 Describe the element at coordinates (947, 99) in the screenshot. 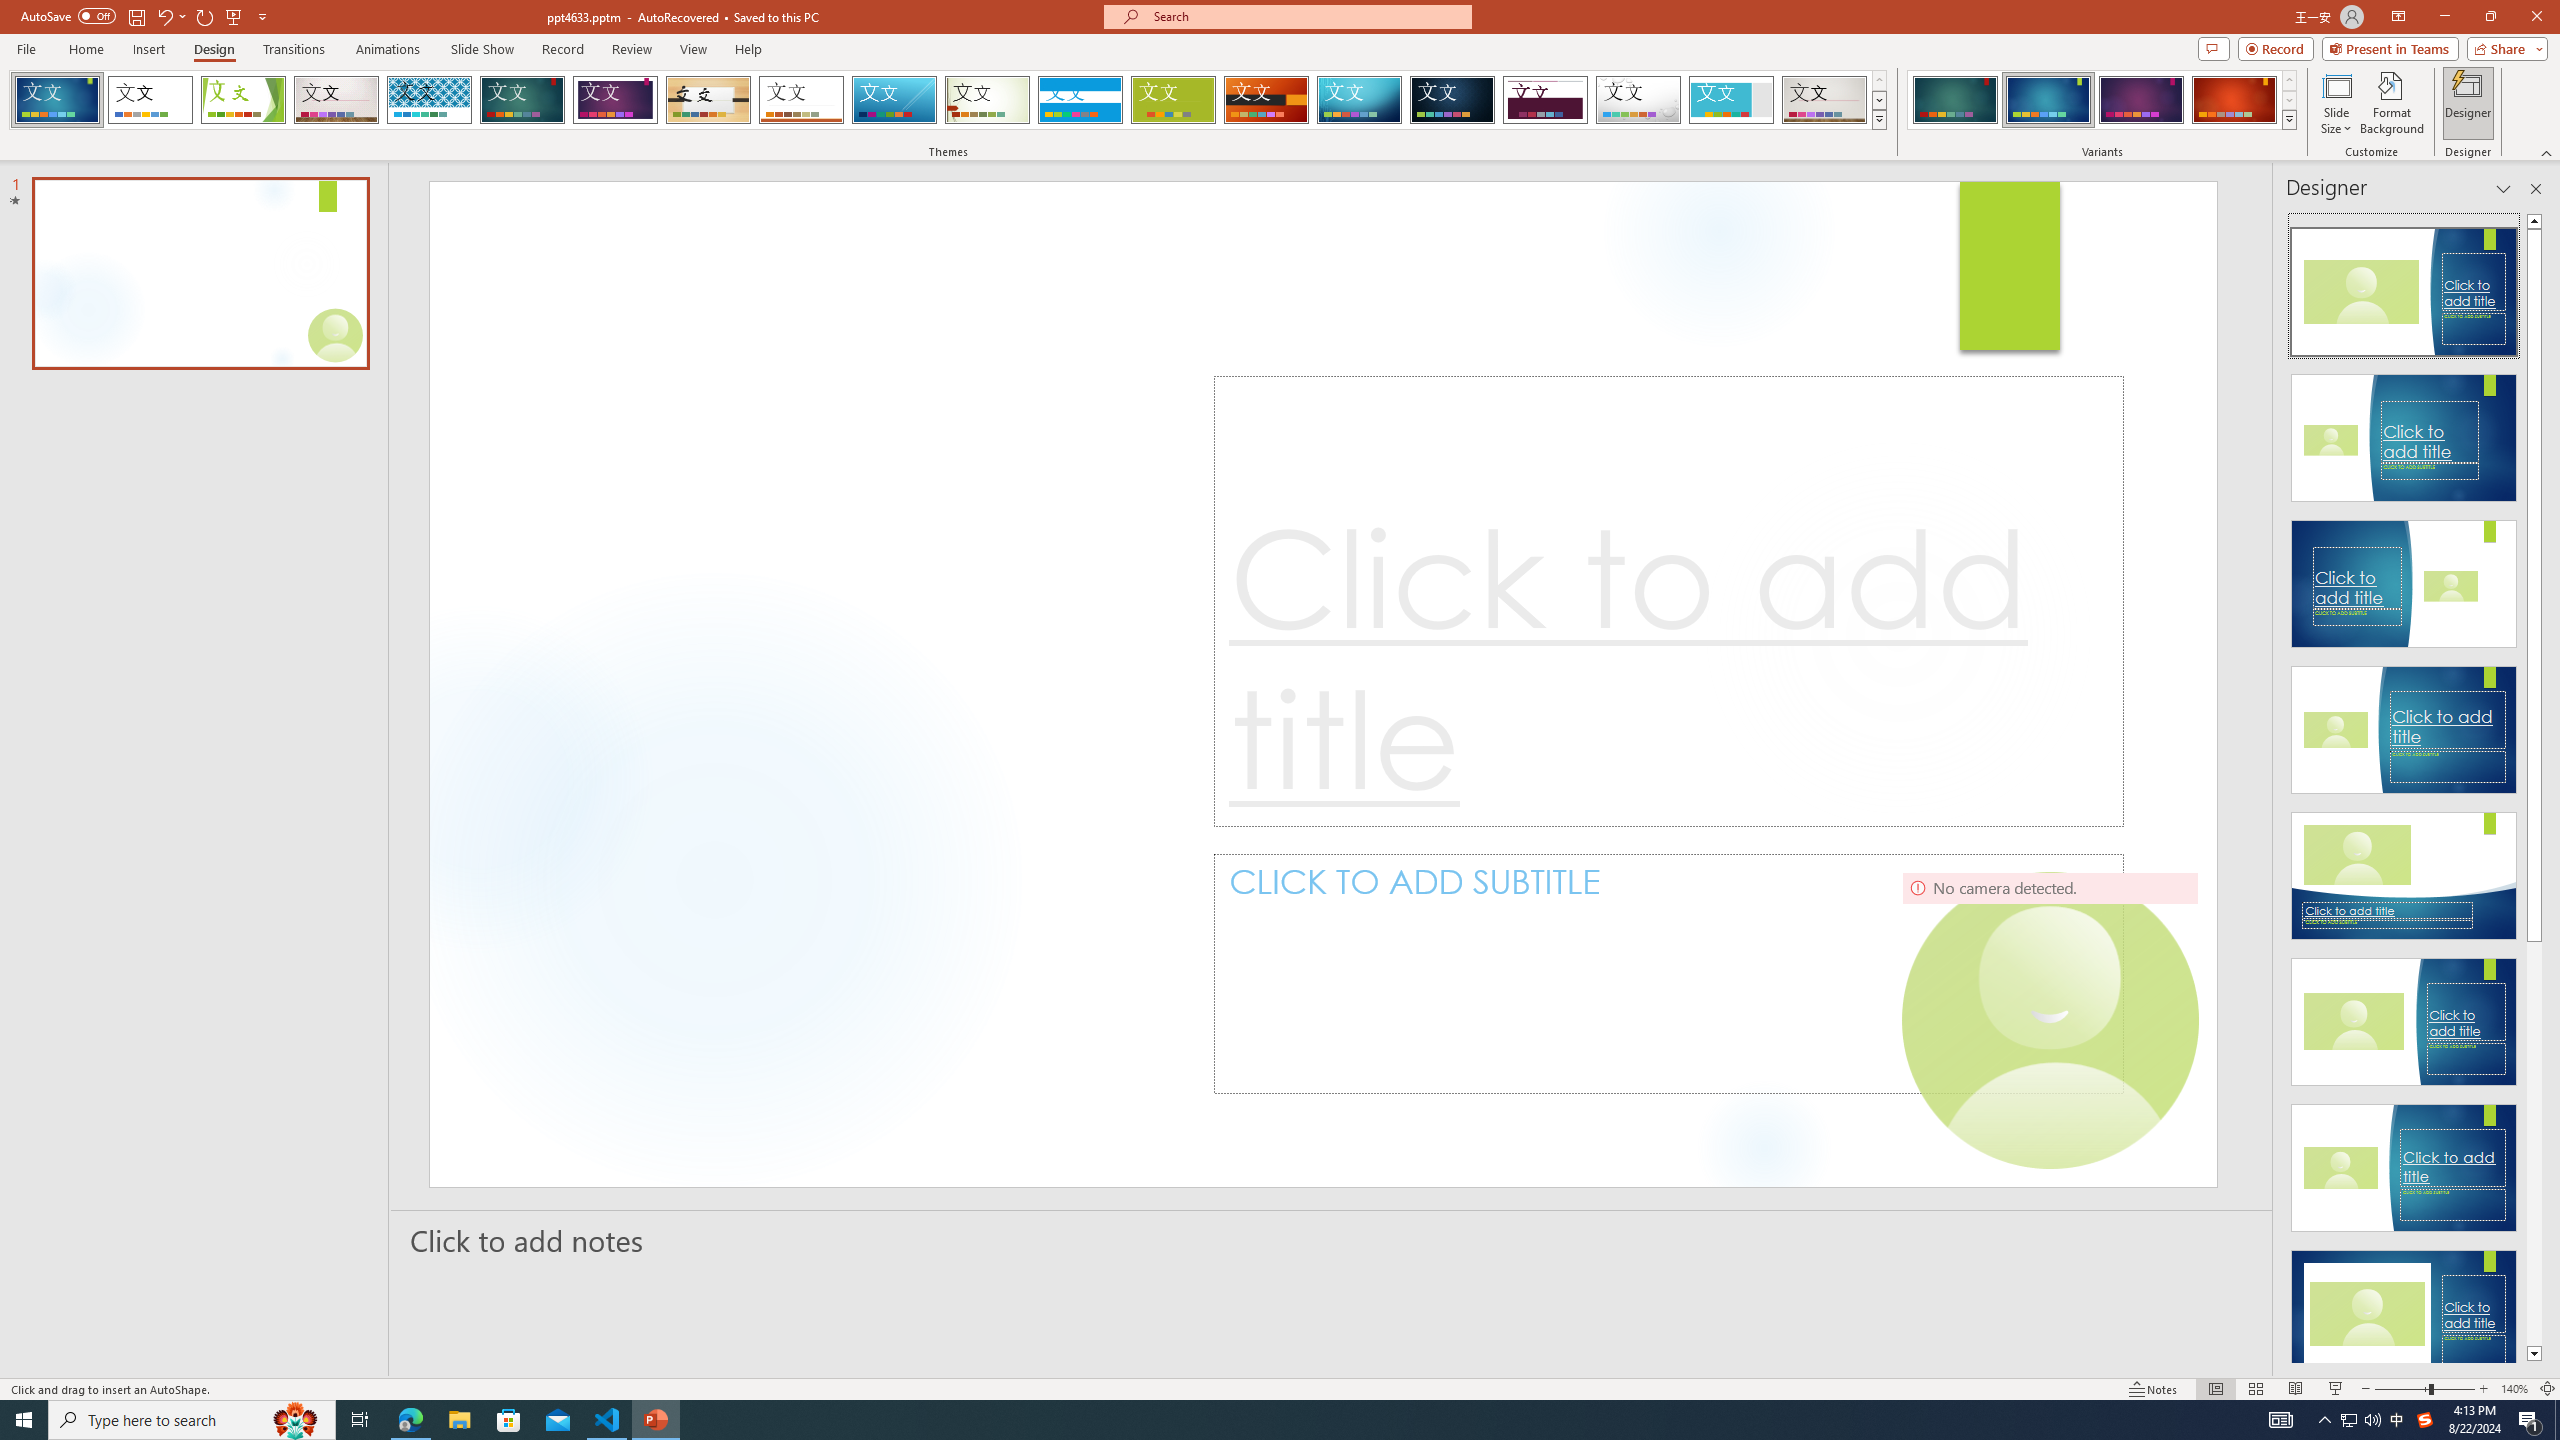

I see `'AutomationID: SlideThemesGallery'` at that location.